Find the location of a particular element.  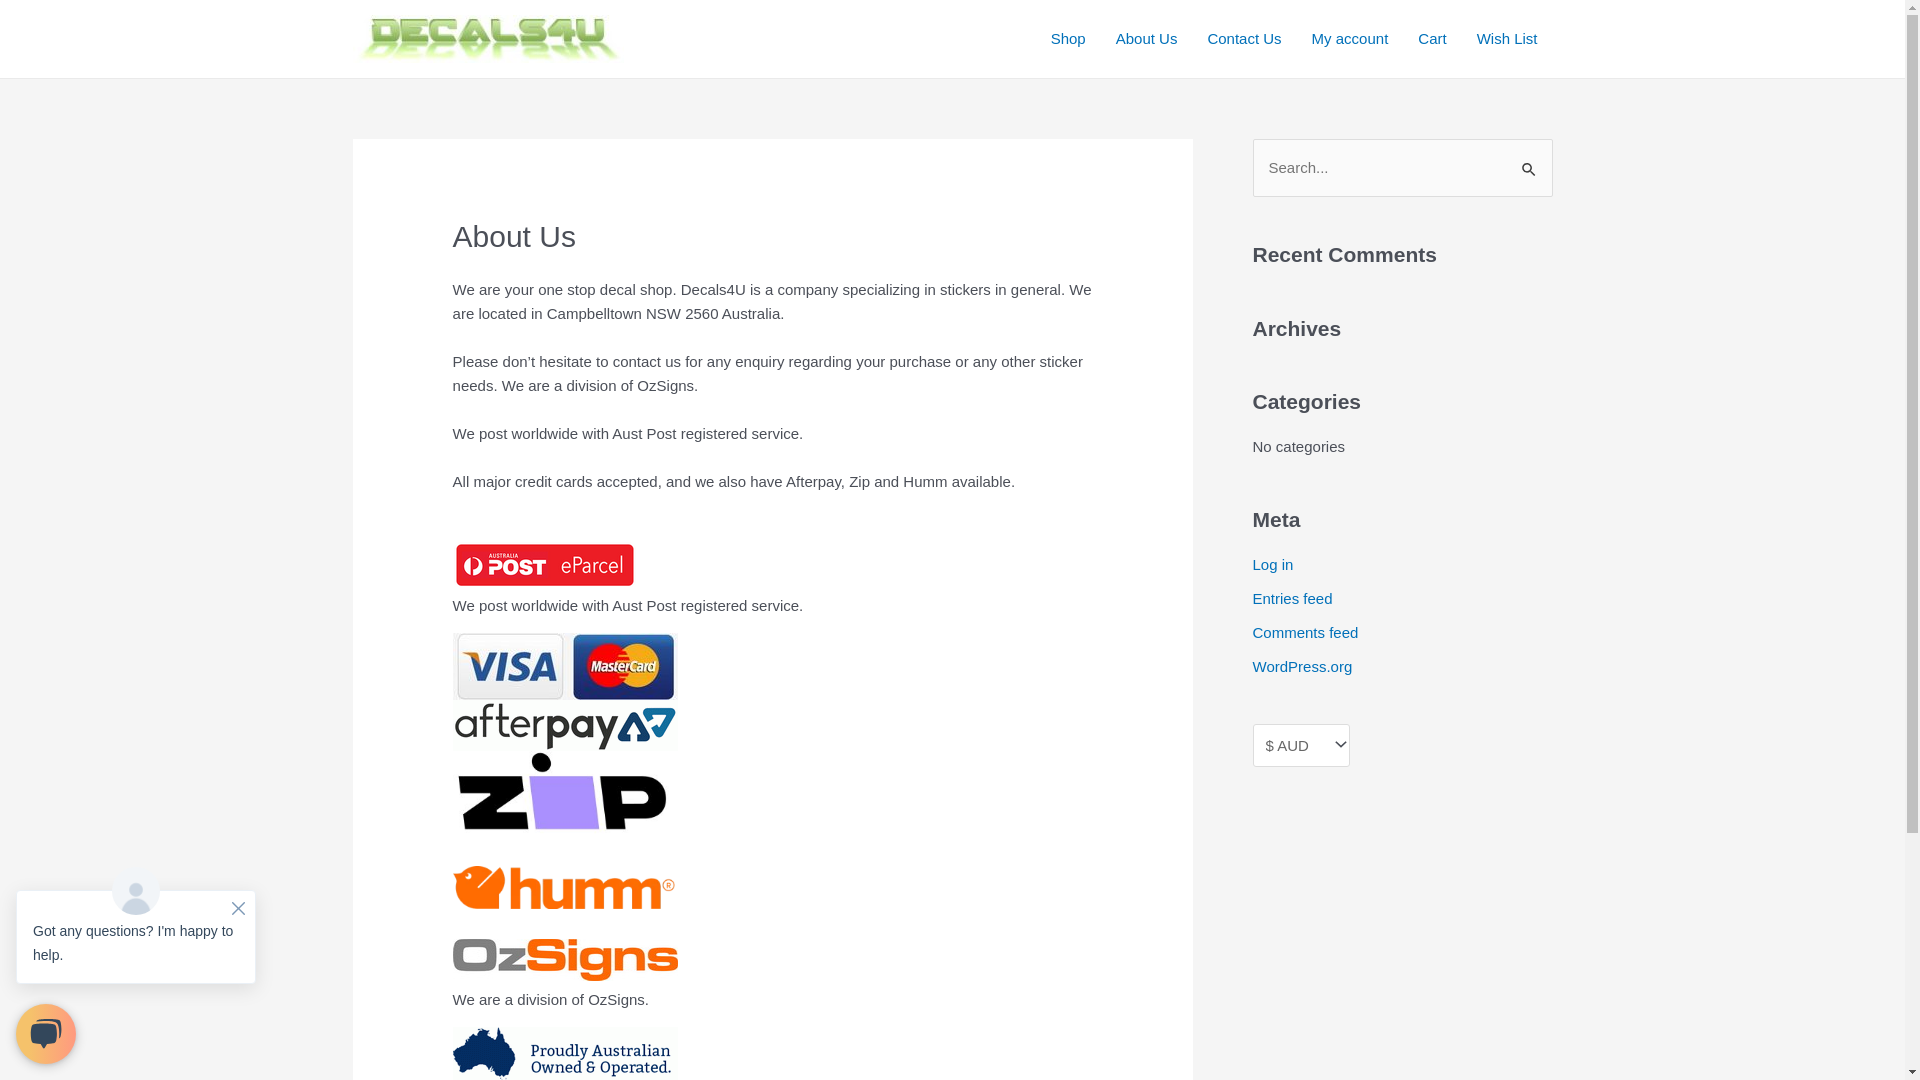

'Wish List' is located at coordinates (1507, 38).